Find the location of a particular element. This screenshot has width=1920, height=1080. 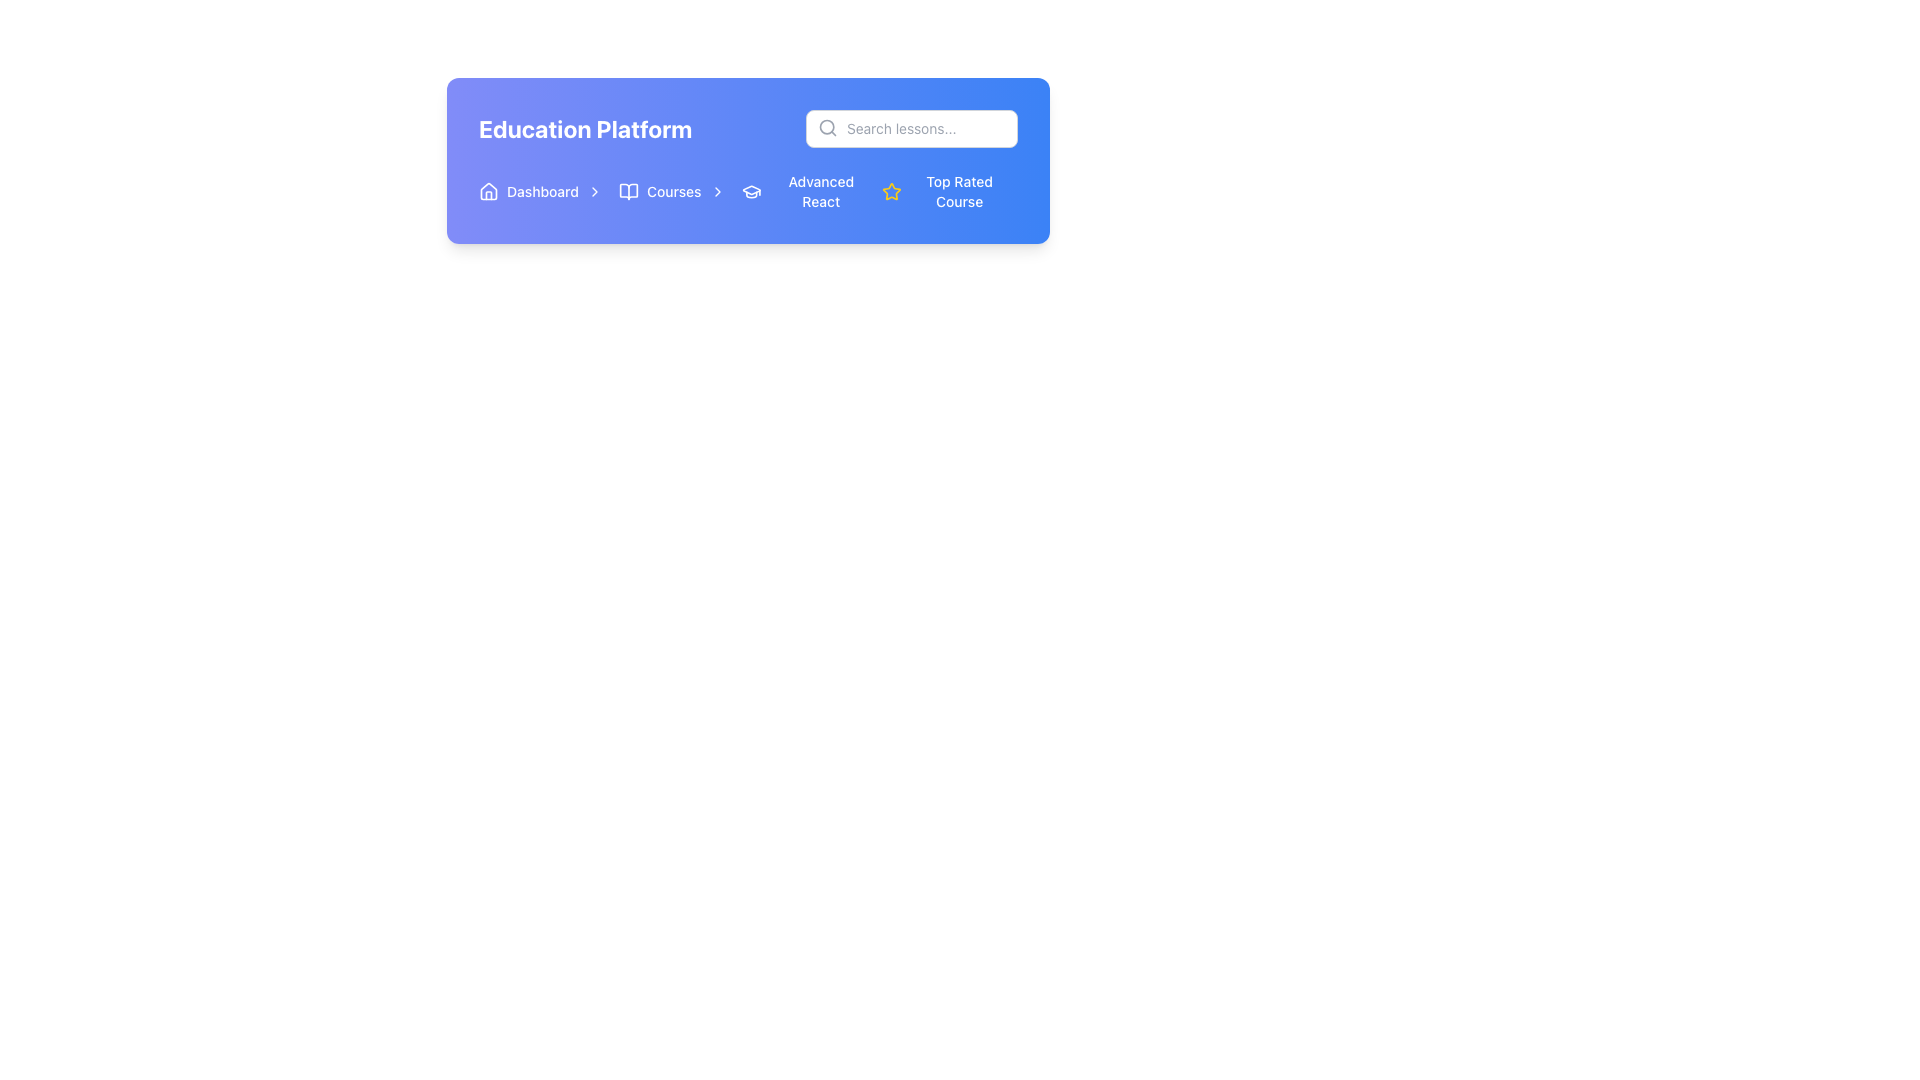

the 'Dashboard' text label hyperlink is located at coordinates (542, 192).